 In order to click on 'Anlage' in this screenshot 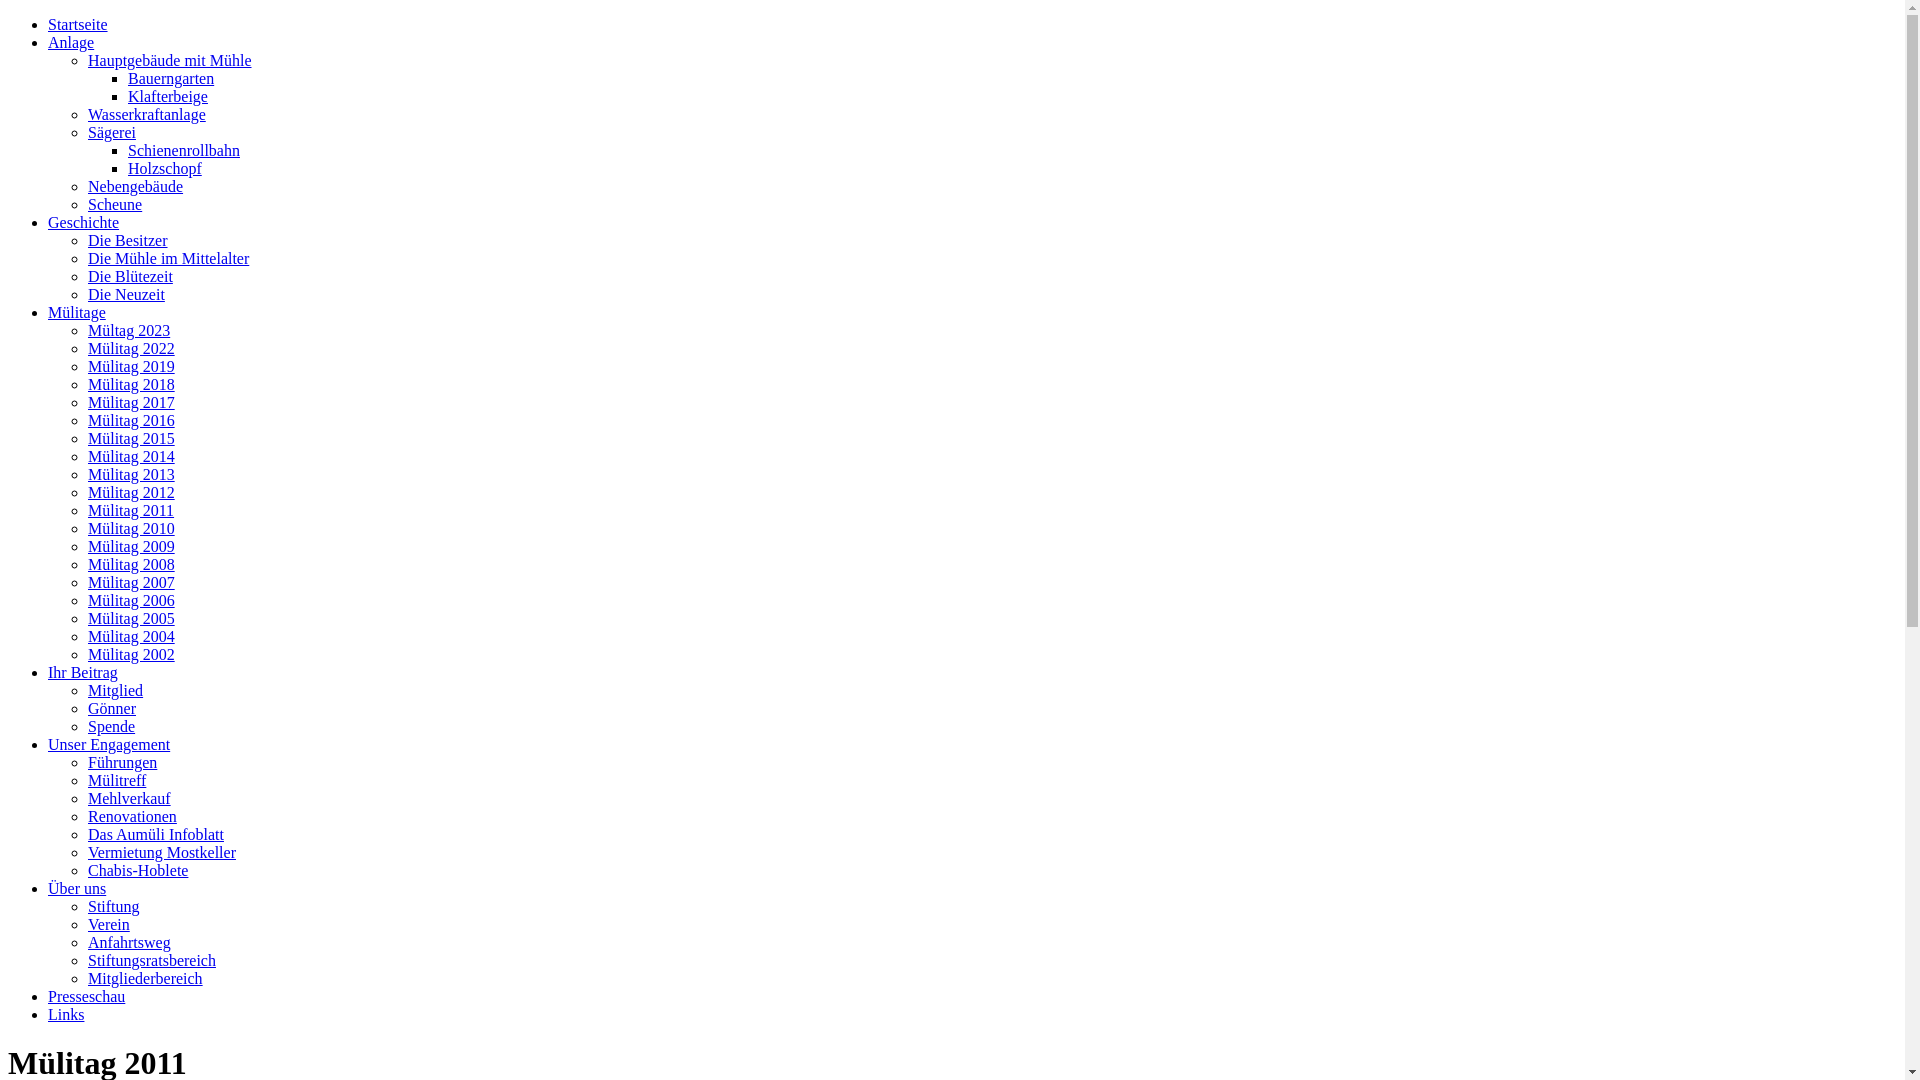, I will do `click(71, 42)`.